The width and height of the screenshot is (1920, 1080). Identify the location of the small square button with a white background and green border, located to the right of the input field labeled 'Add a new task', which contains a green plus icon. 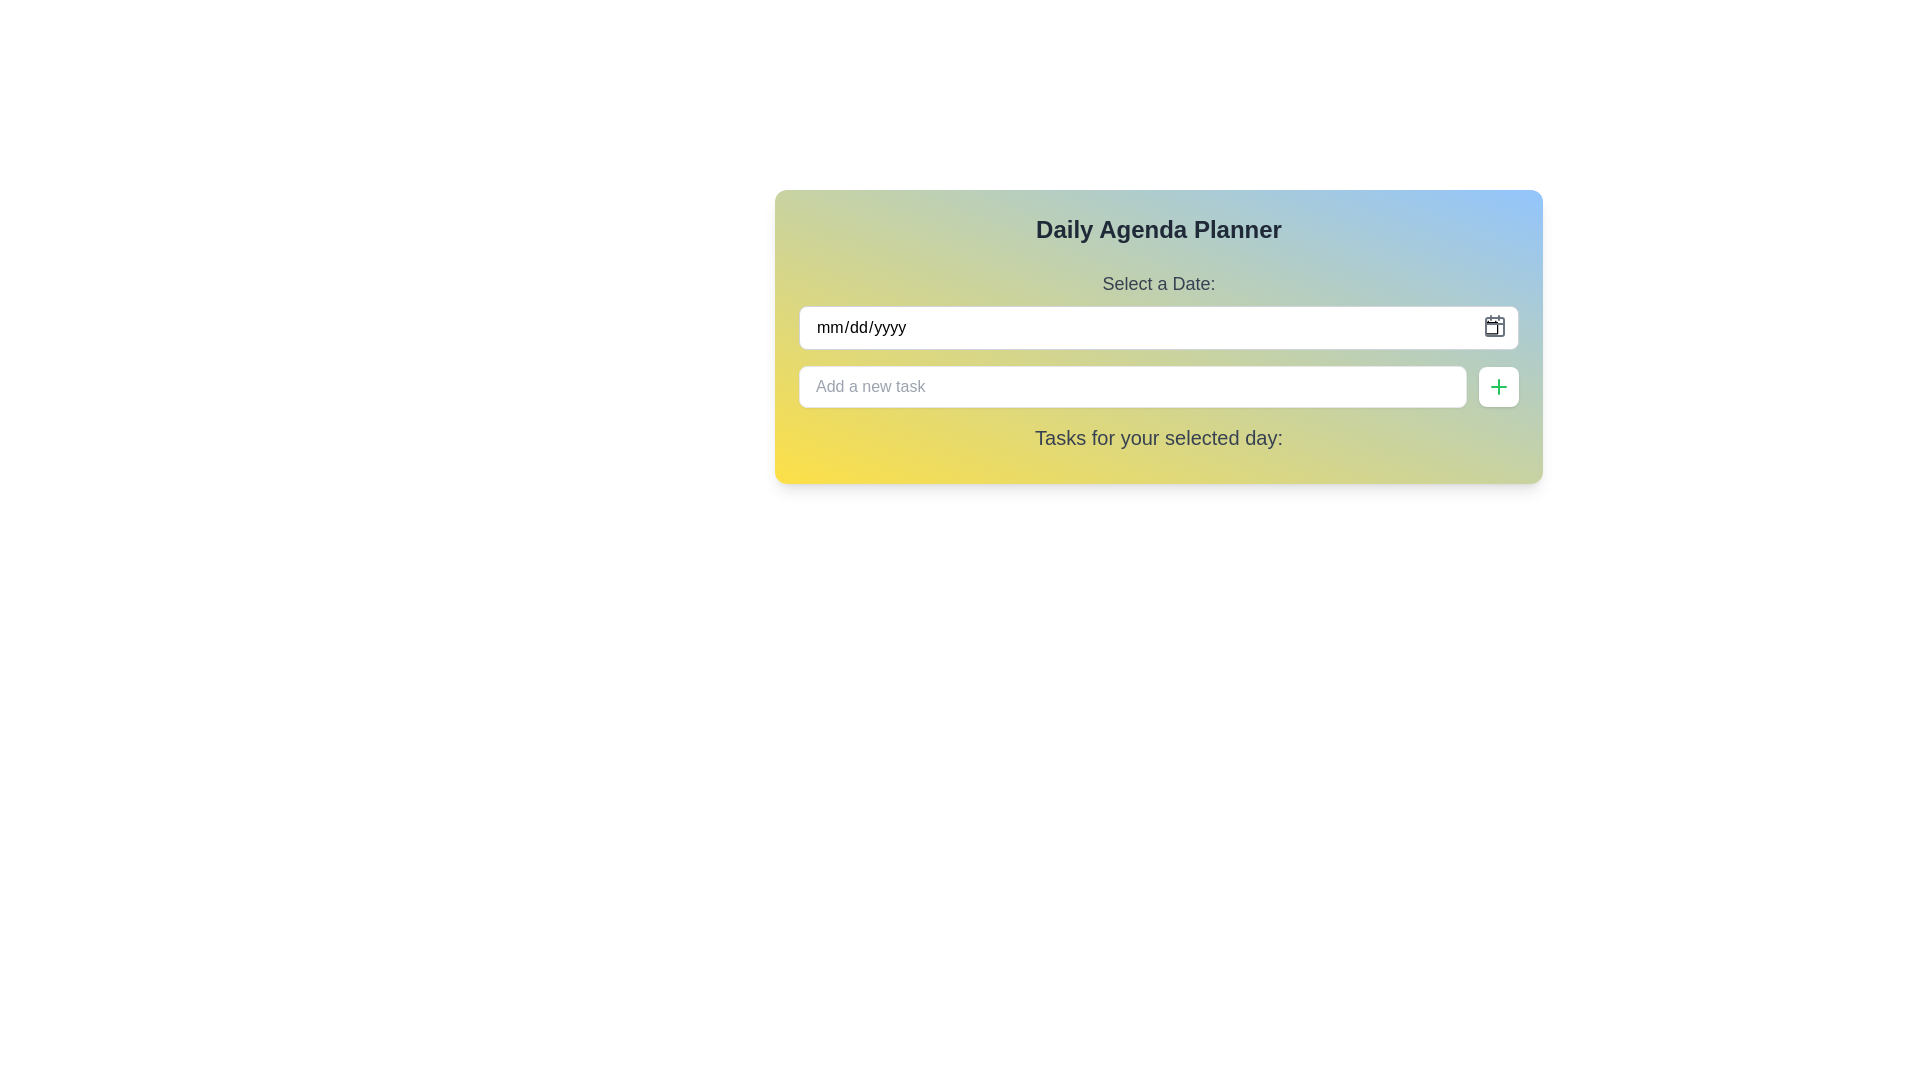
(1498, 386).